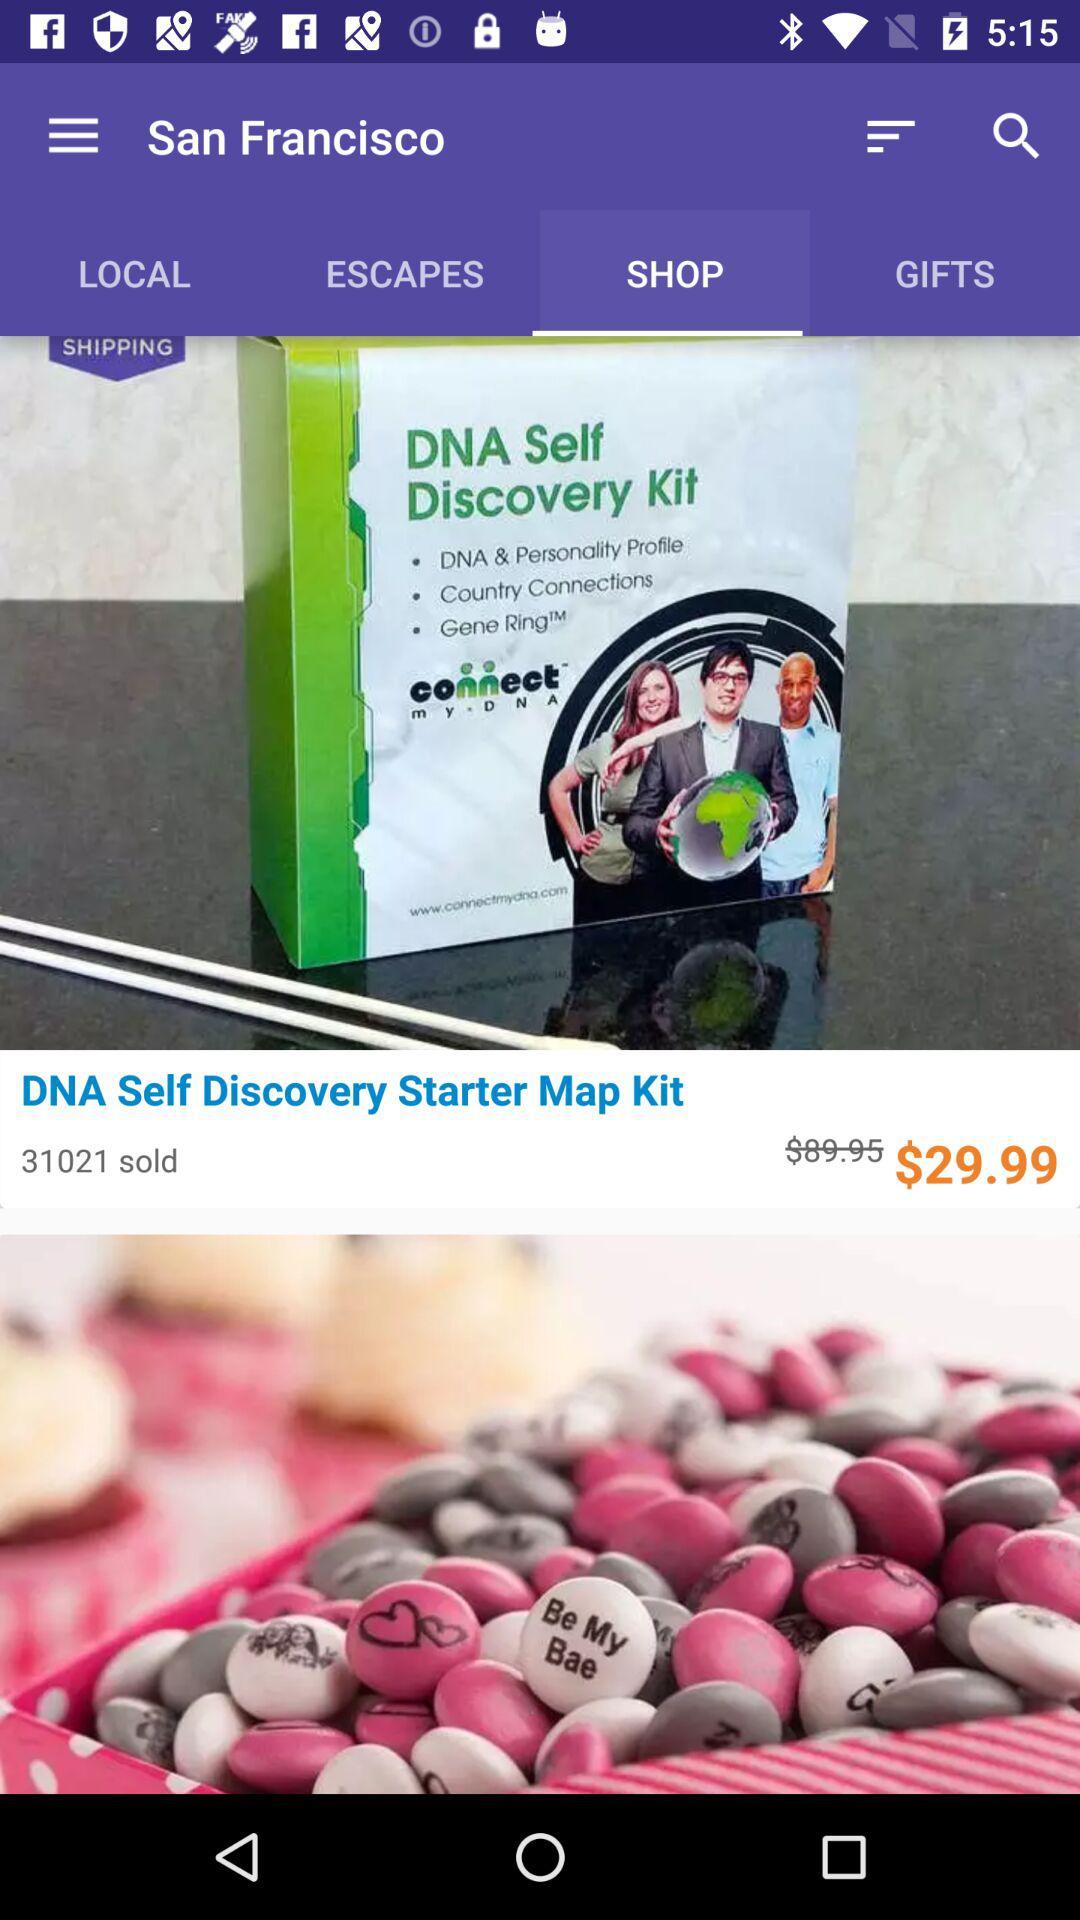  I want to click on the item next to the san francisco icon, so click(72, 135).